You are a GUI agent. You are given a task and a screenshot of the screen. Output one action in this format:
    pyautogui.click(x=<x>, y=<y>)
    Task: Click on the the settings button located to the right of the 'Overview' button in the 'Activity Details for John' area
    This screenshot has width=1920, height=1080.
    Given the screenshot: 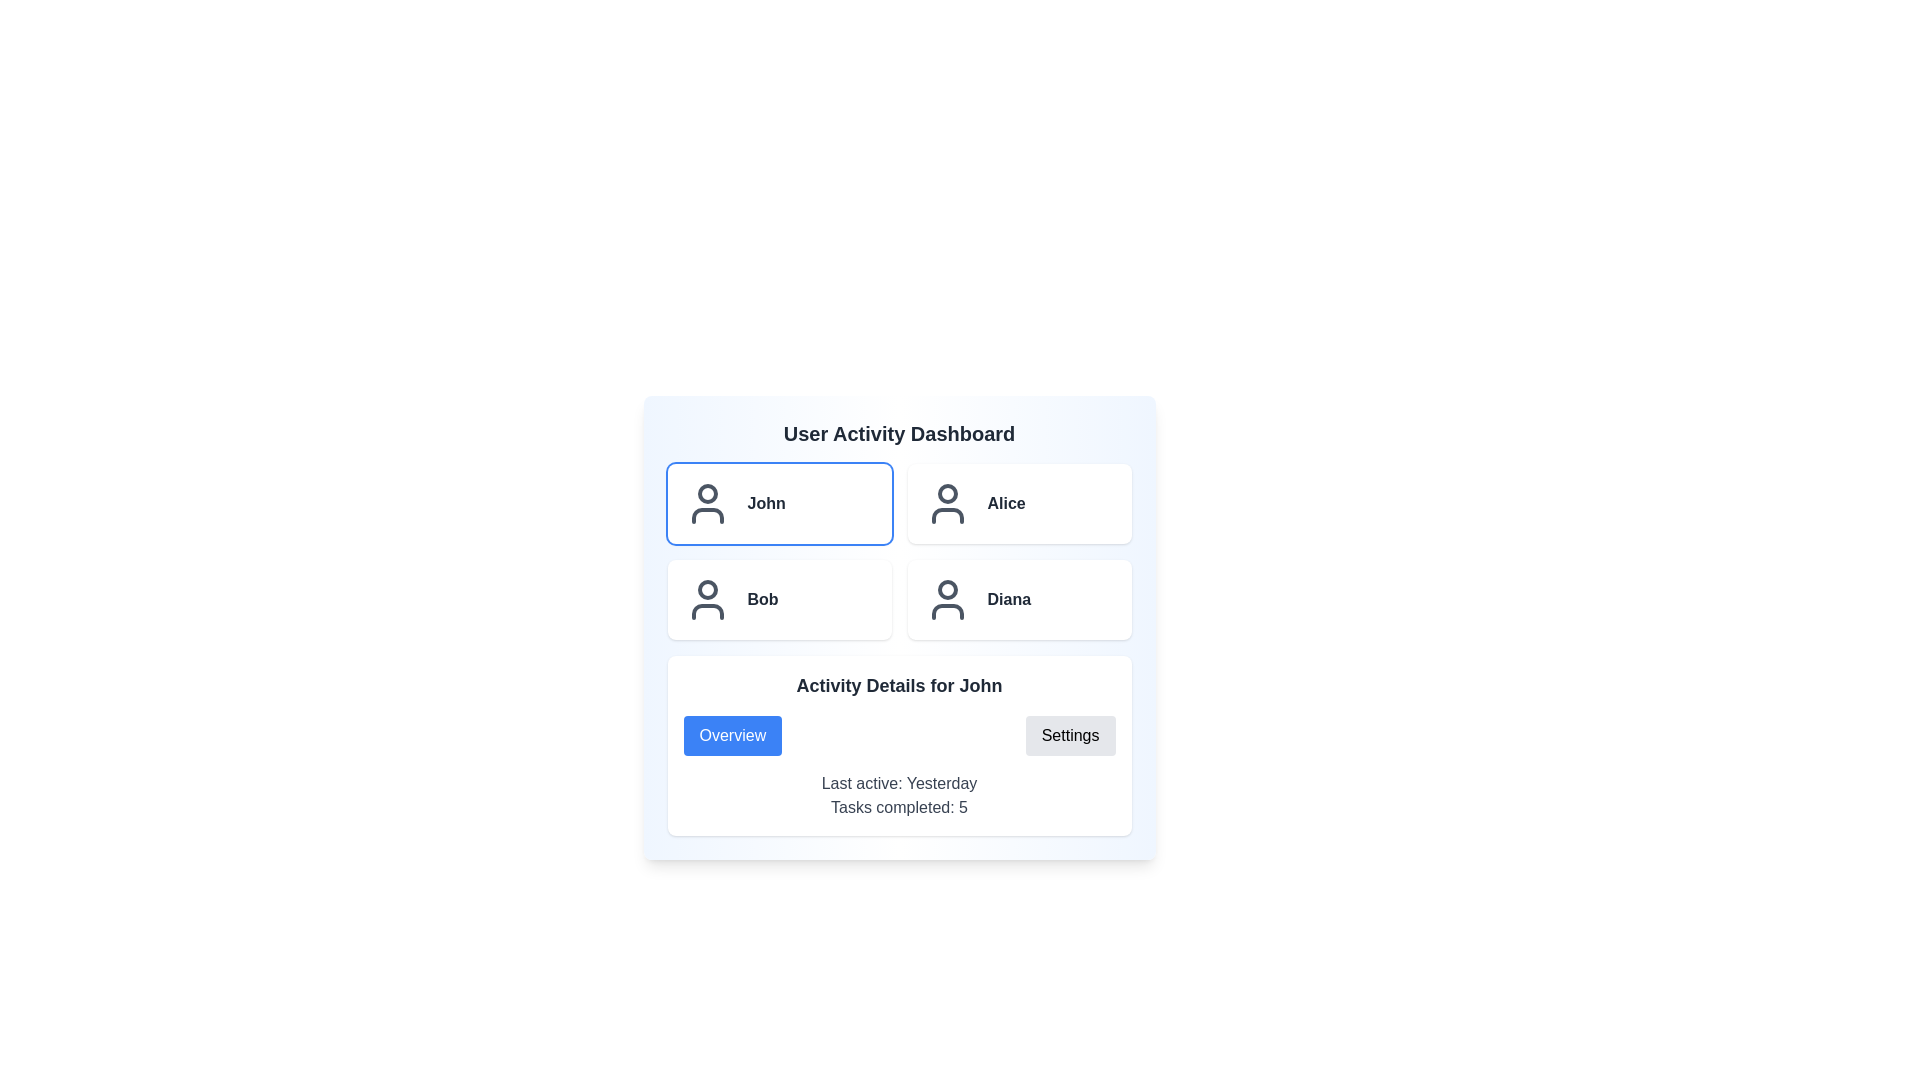 What is the action you would take?
    pyautogui.click(x=1069, y=736)
    